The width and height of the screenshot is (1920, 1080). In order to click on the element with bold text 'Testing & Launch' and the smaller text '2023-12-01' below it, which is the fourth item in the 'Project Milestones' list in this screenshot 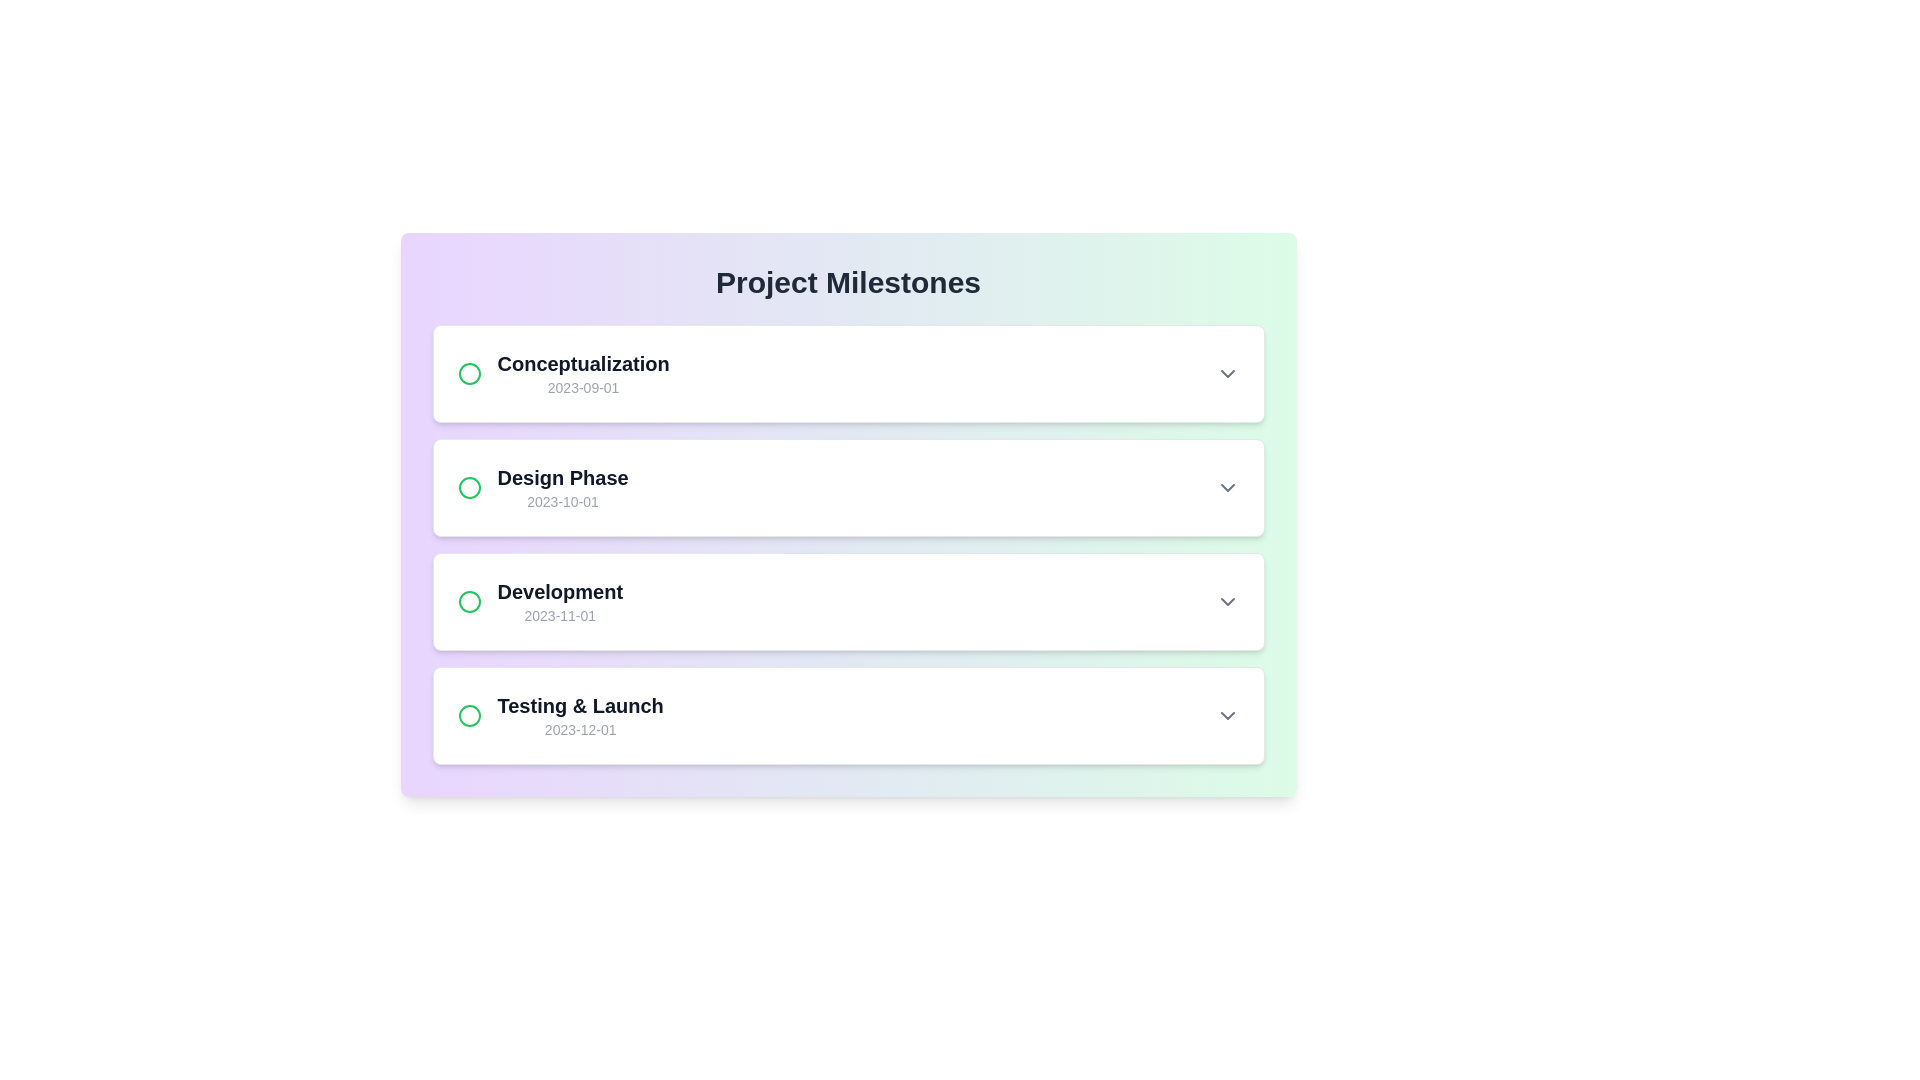, I will do `click(560, 715)`.